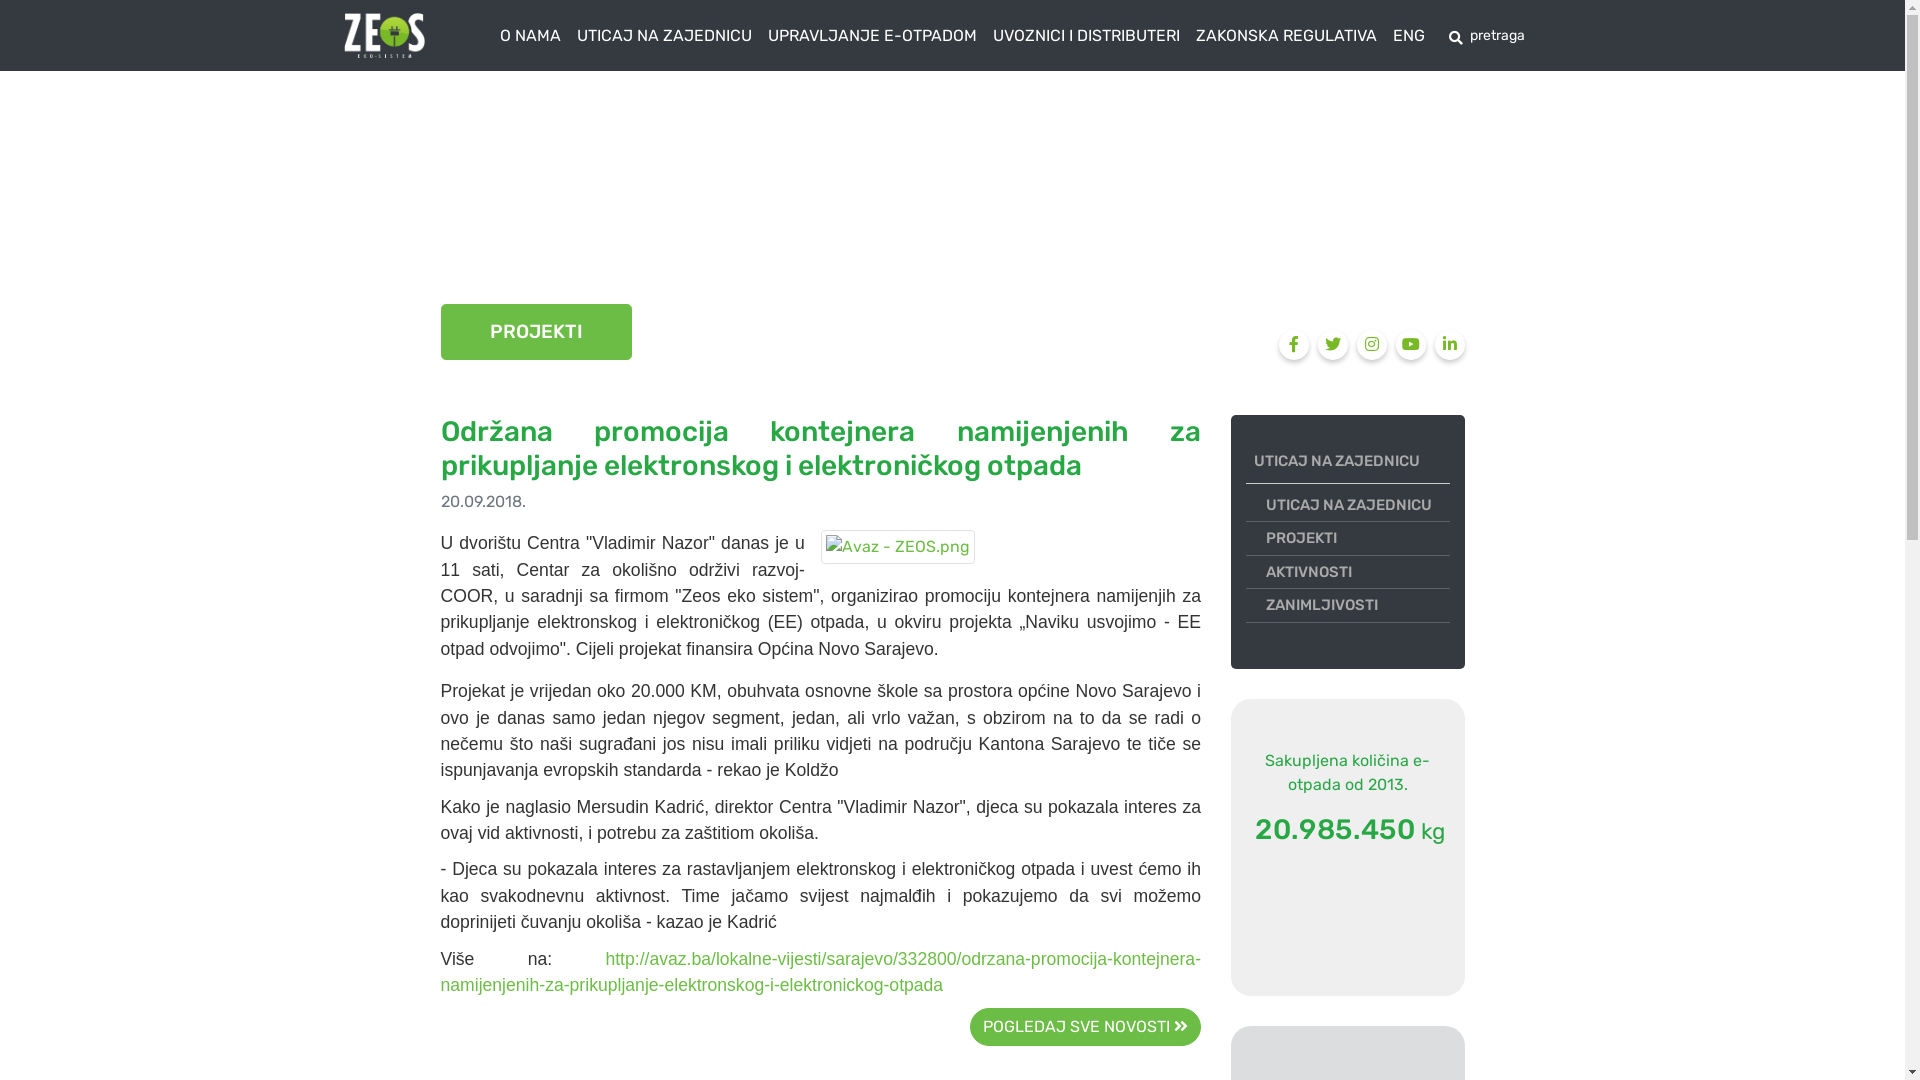 The width and height of the screenshot is (1920, 1080). Describe the element at coordinates (1084, 1026) in the screenshot. I see `'POGLEDAJ SVE NOVOSTI'` at that location.